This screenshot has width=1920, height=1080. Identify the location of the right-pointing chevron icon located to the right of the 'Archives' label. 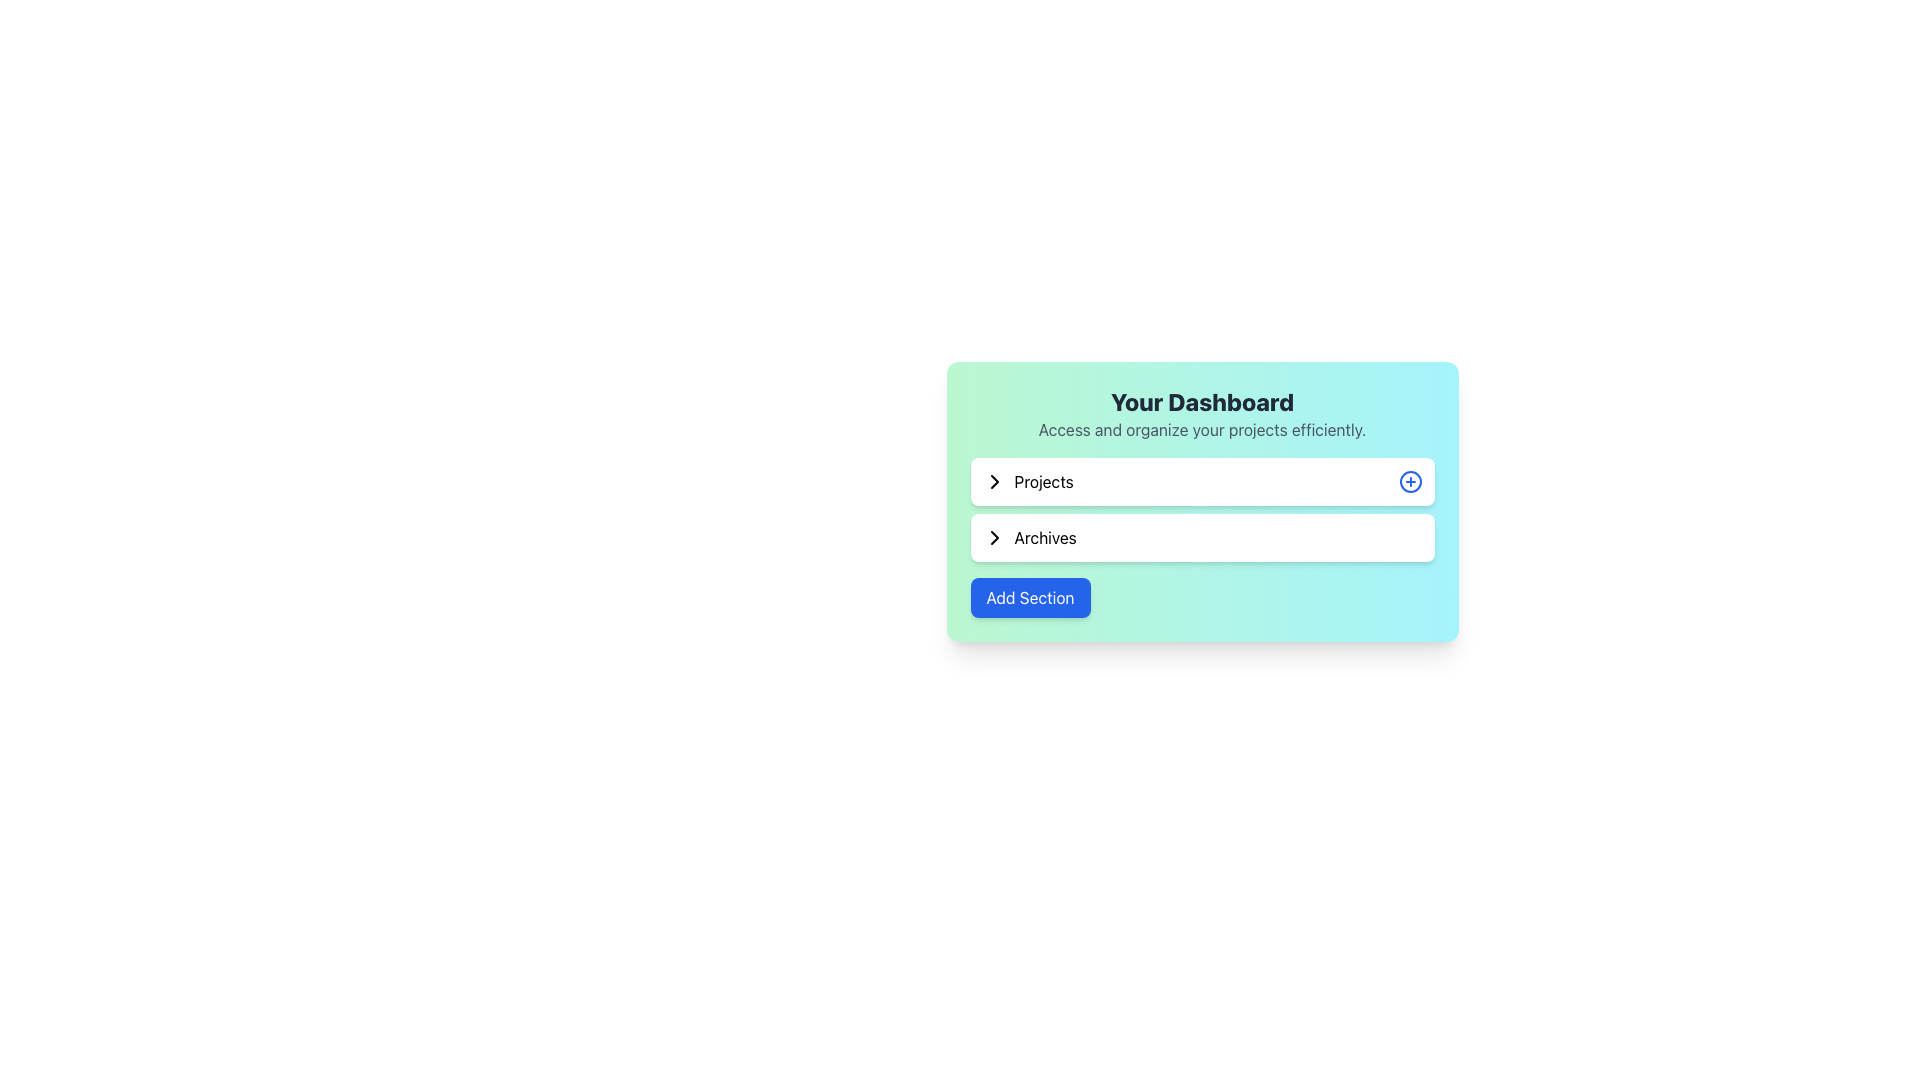
(994, 536).